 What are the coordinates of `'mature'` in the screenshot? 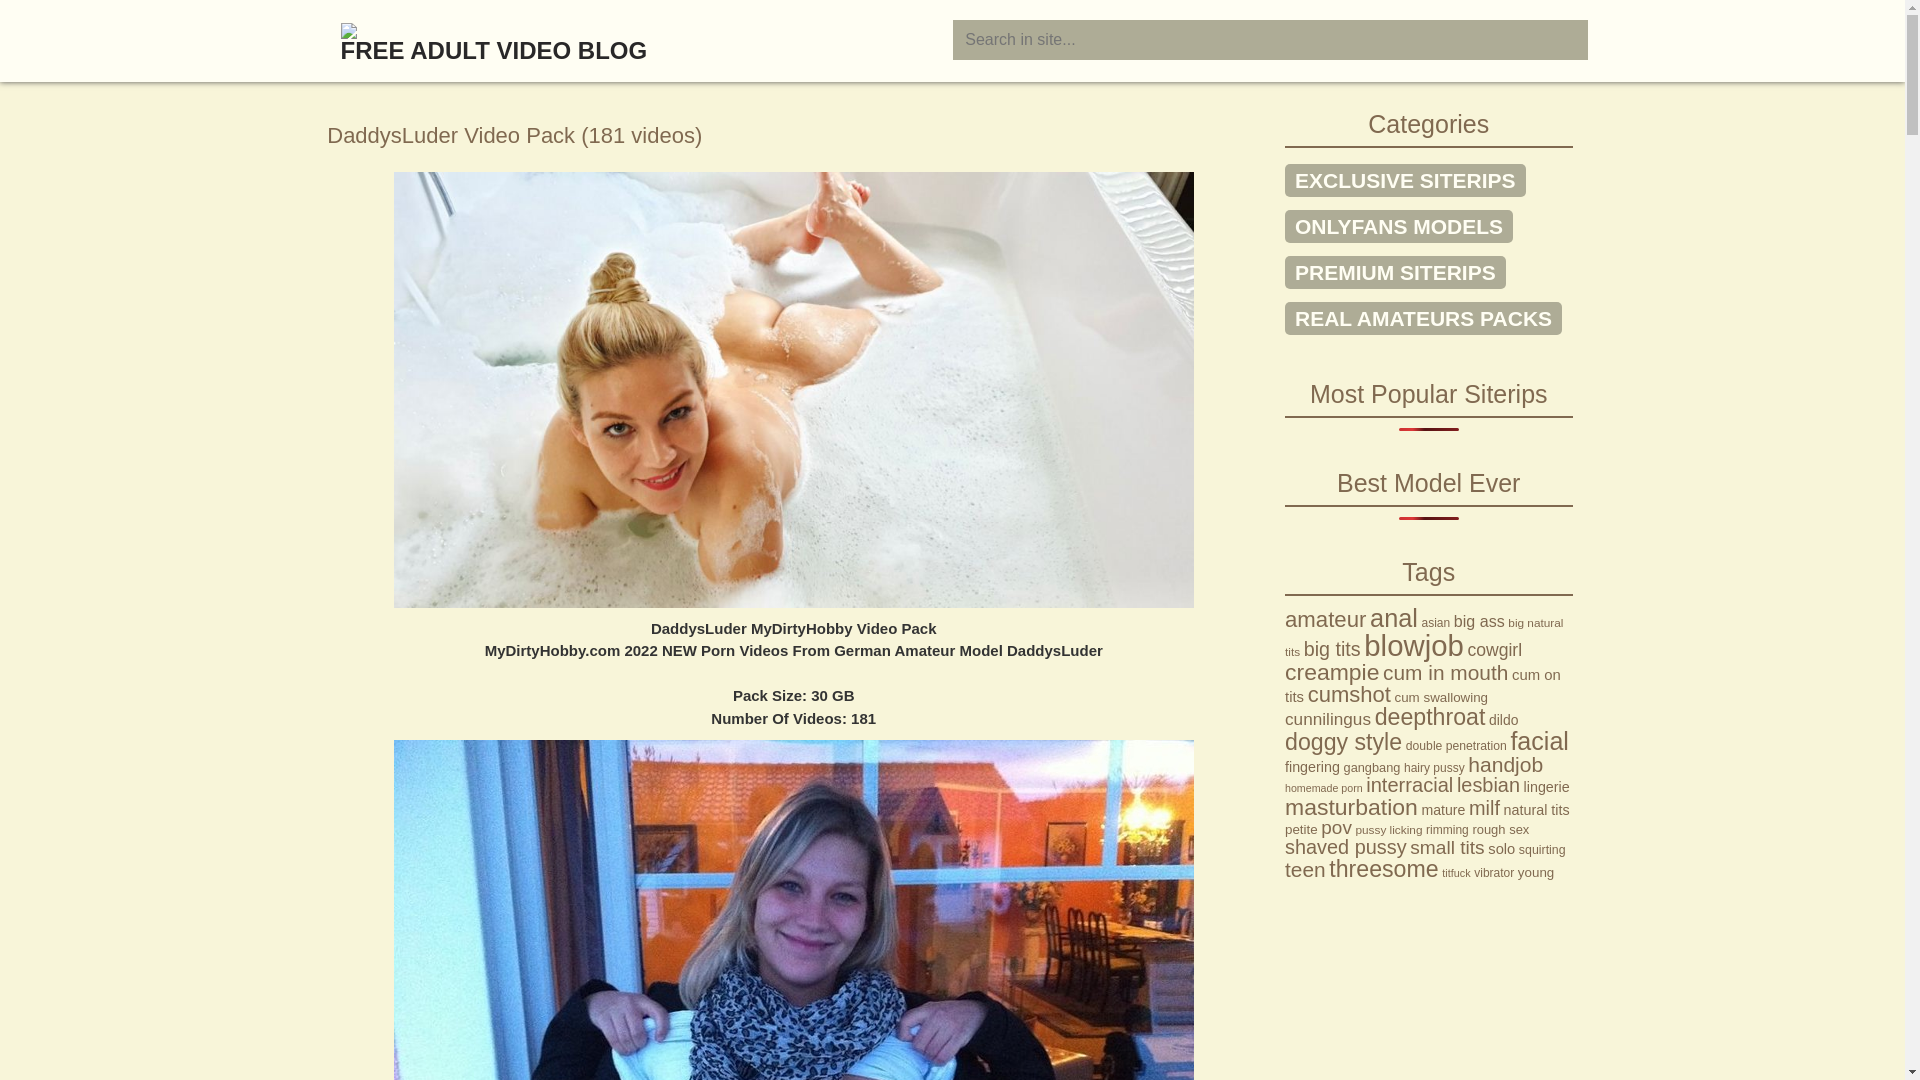 It's located at (1443, 810).